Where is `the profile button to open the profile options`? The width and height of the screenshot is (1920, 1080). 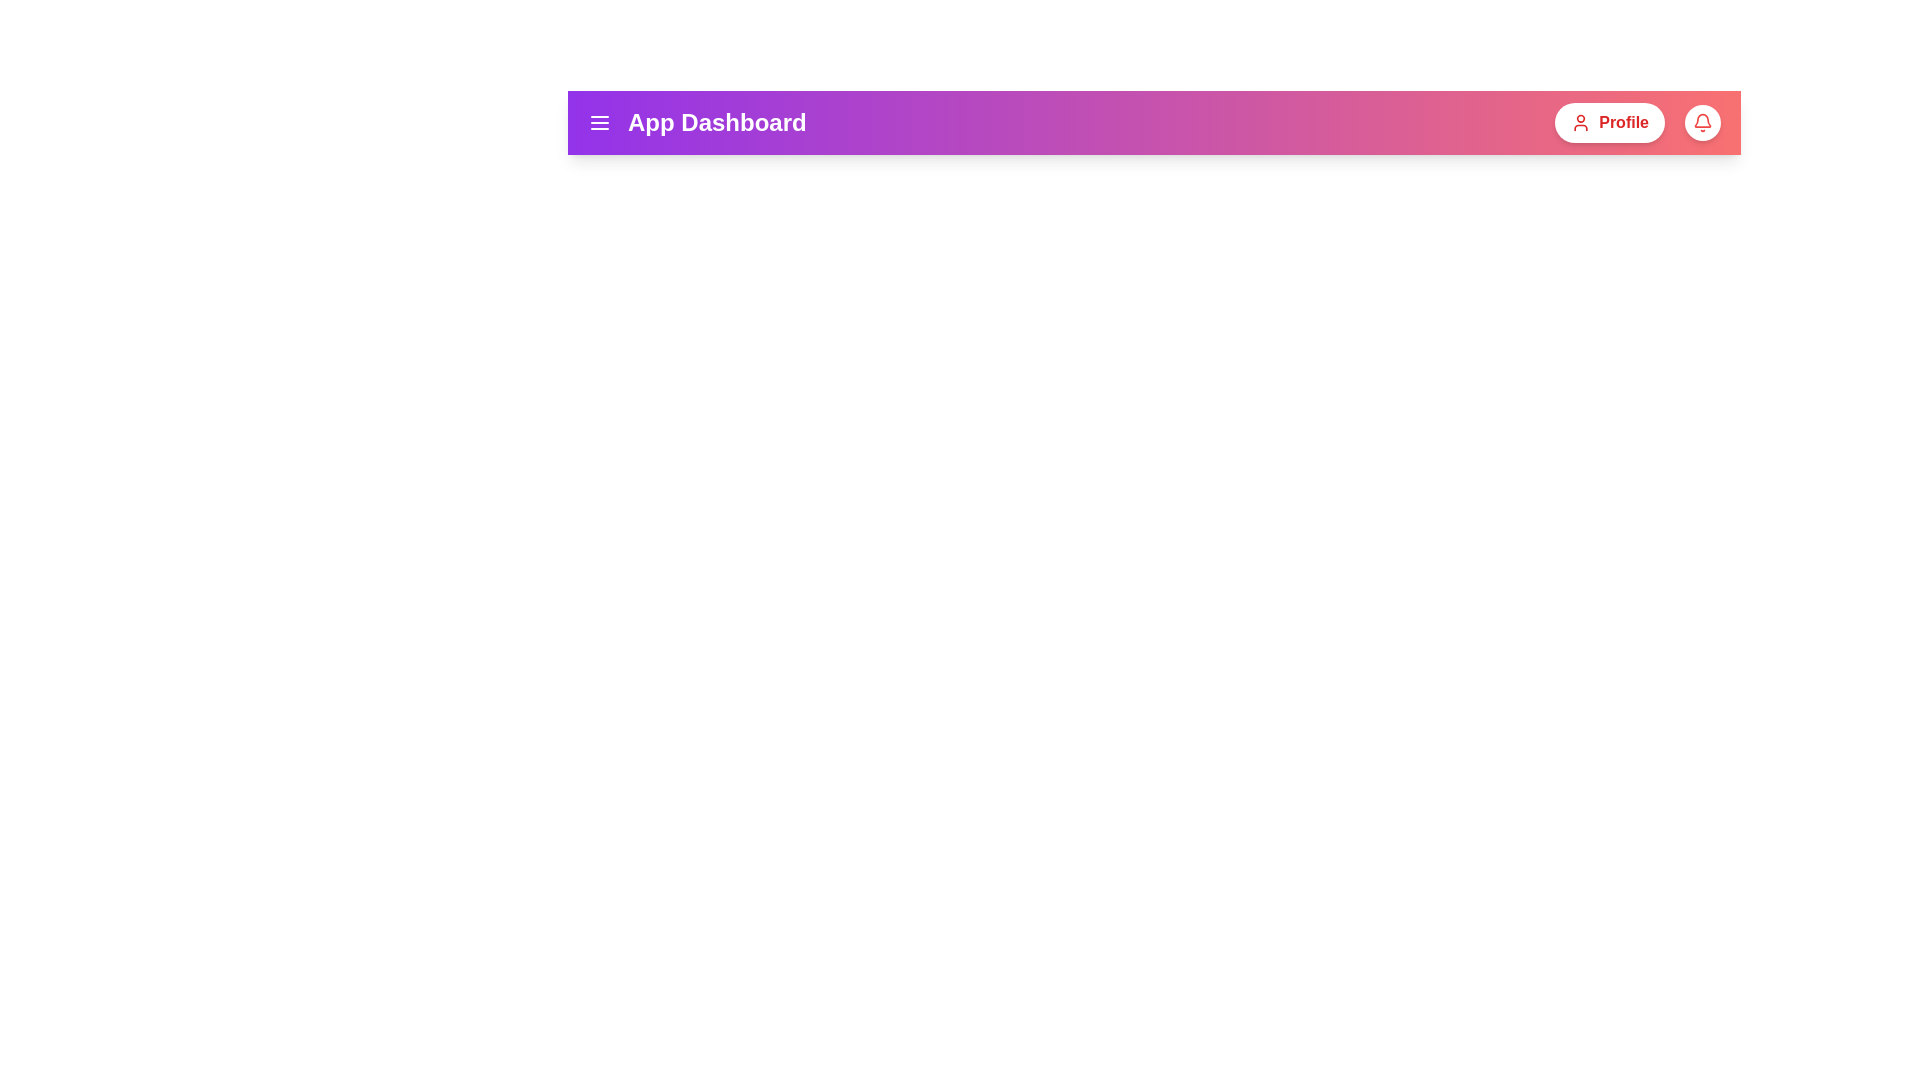
the profile button to open the profile options is located at coordinates (1609, 123).